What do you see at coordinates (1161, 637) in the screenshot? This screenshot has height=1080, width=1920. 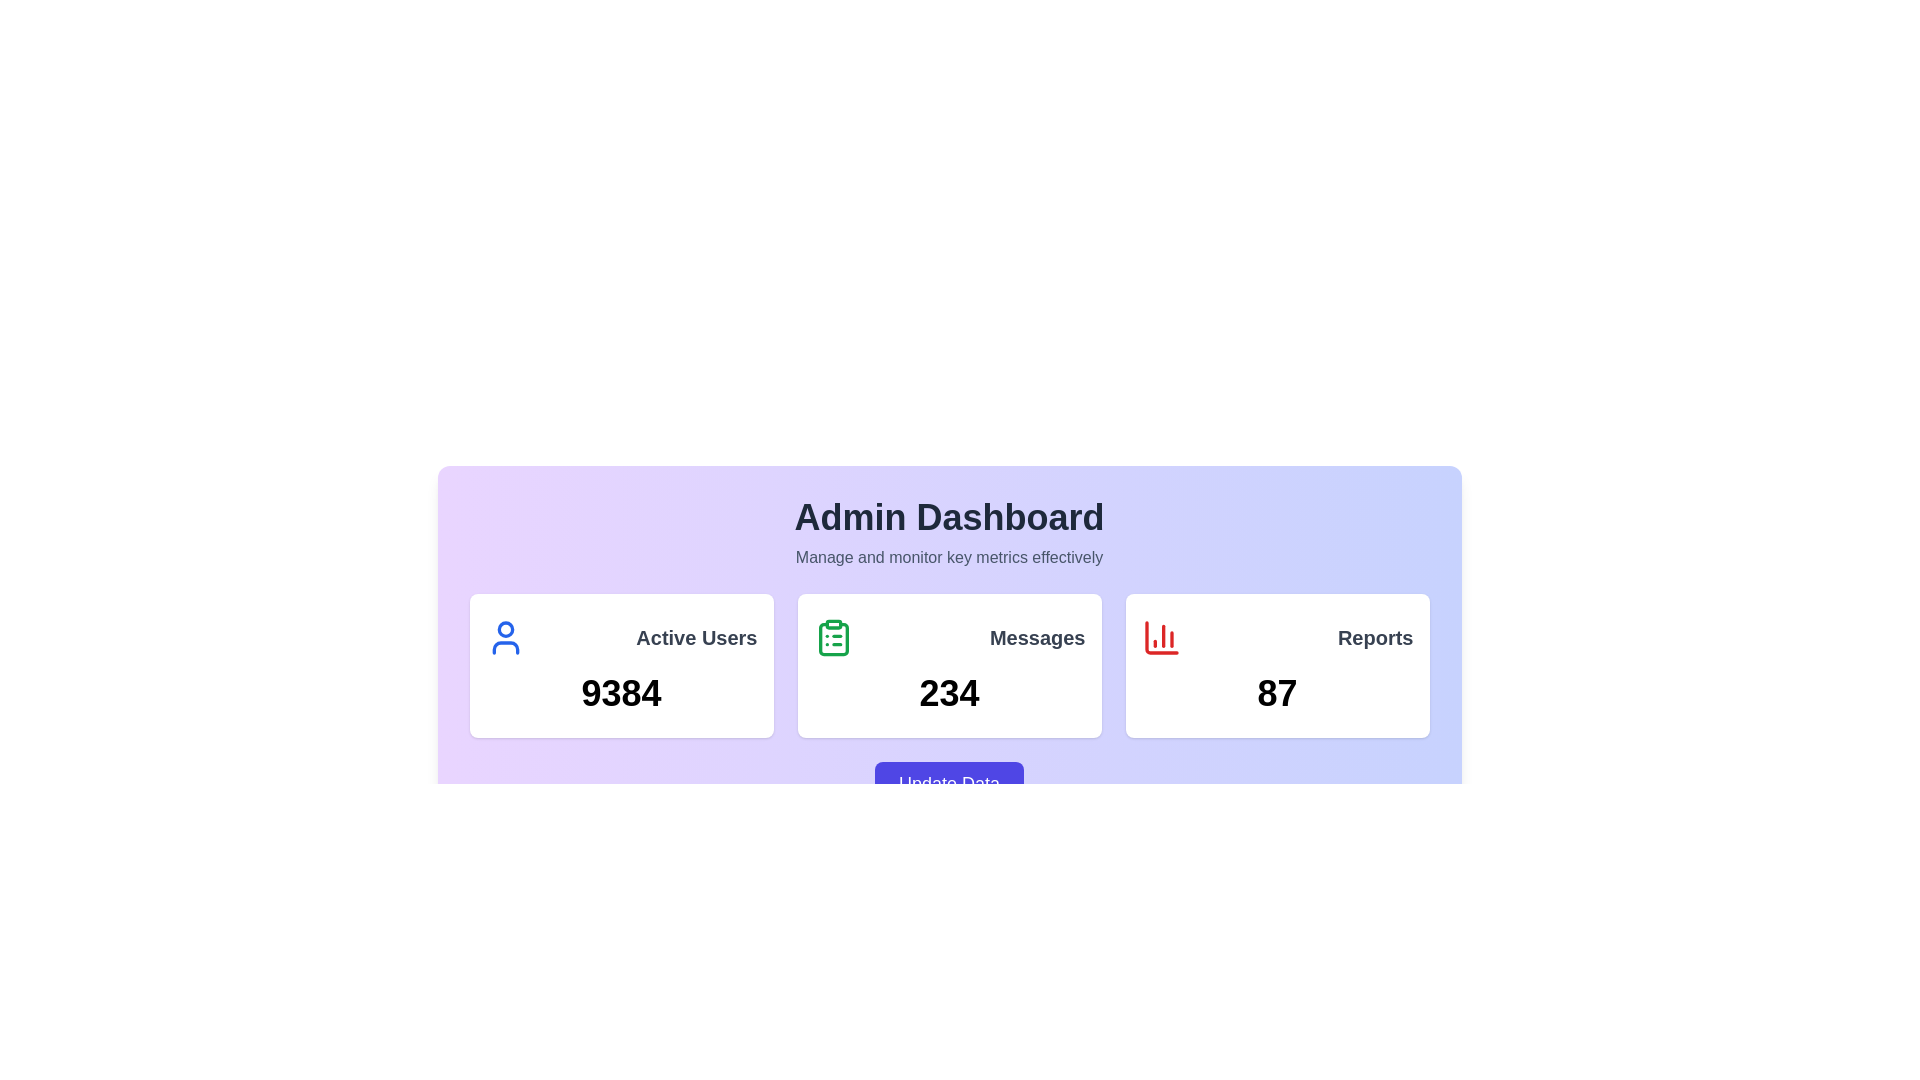 I see `the red graph icon located within the Reports card, which is the fourth card from the left, centrally aligned beneath the title 'Reports'` at bounding box center [1161, 637].